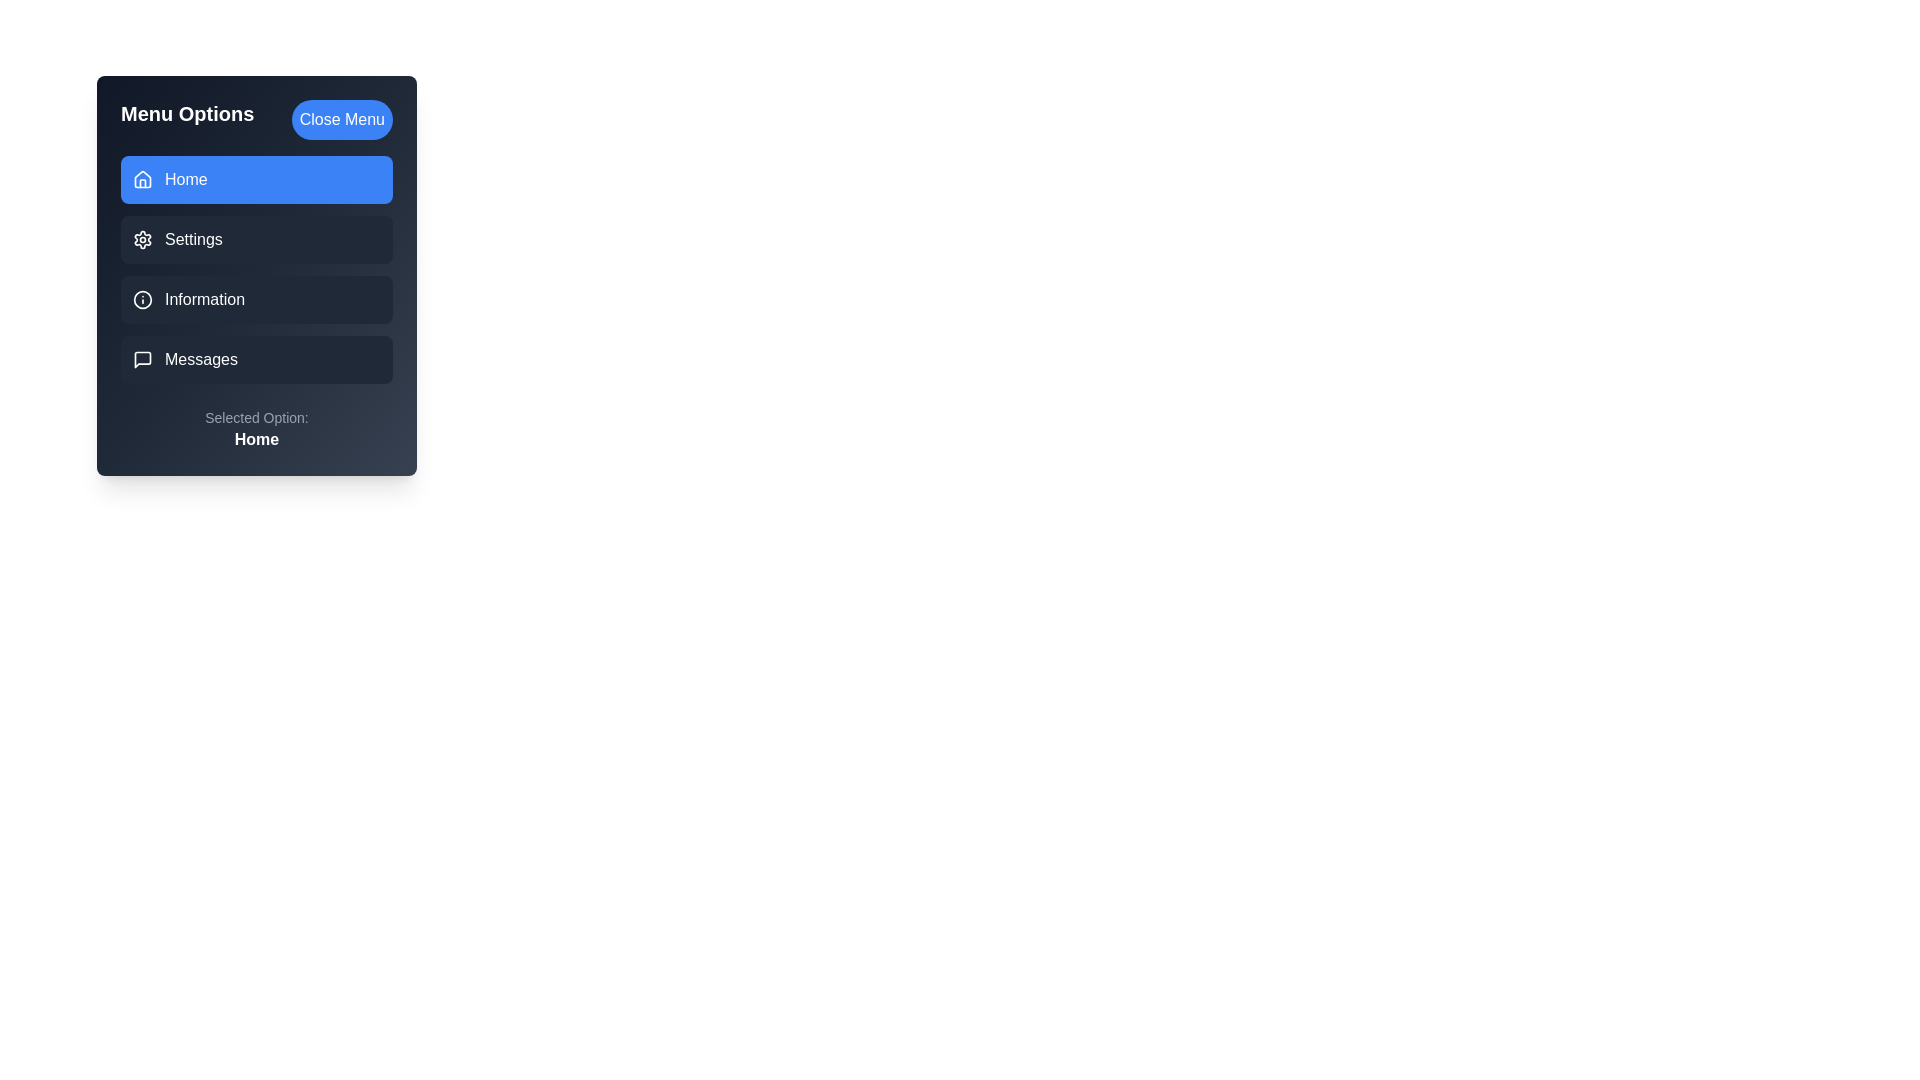  What do you see at coordinates (142, 238) in the screenshot?
I see `the gear-shaped settings icon located in the left vertical menu, specifically in the second position from the top within the list of navigation options` at bounding box center [142, 238].